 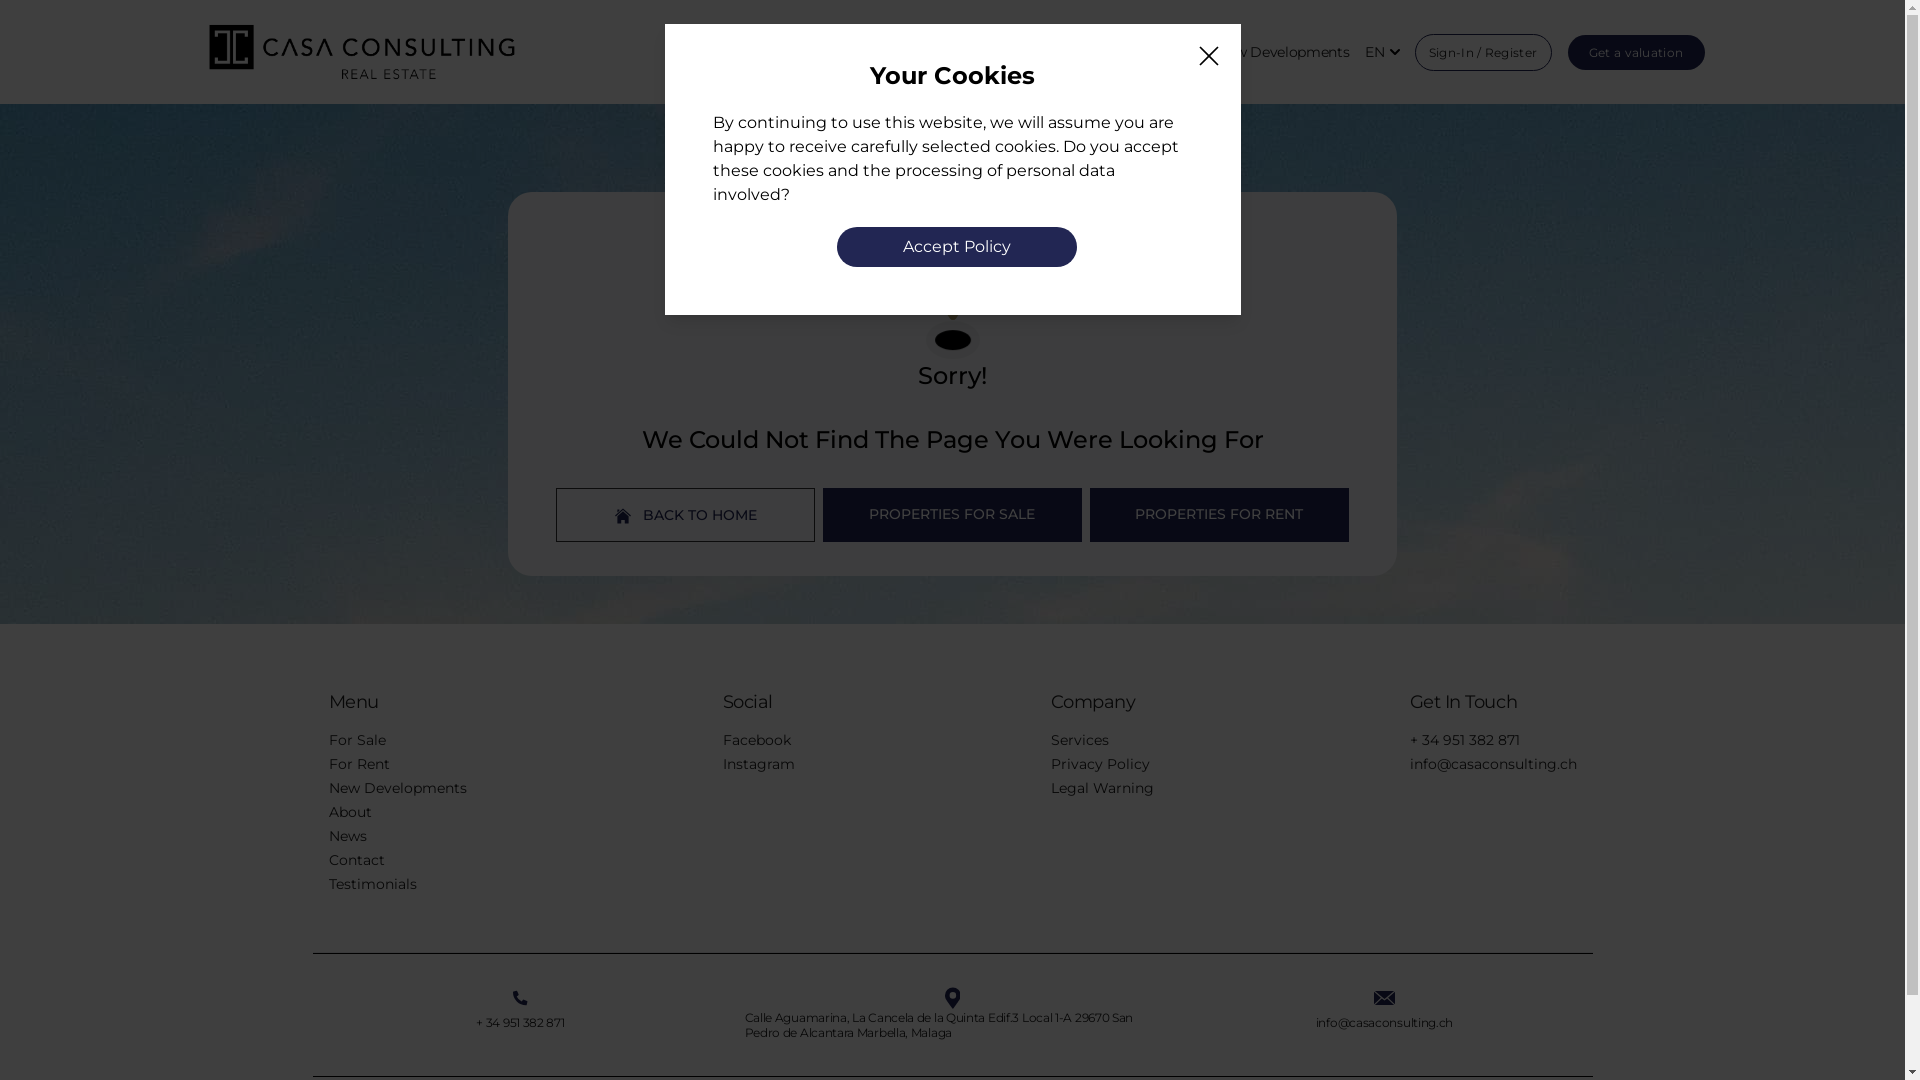 I want to click on 'Privacy Policy', so click(x=1098, y=763).